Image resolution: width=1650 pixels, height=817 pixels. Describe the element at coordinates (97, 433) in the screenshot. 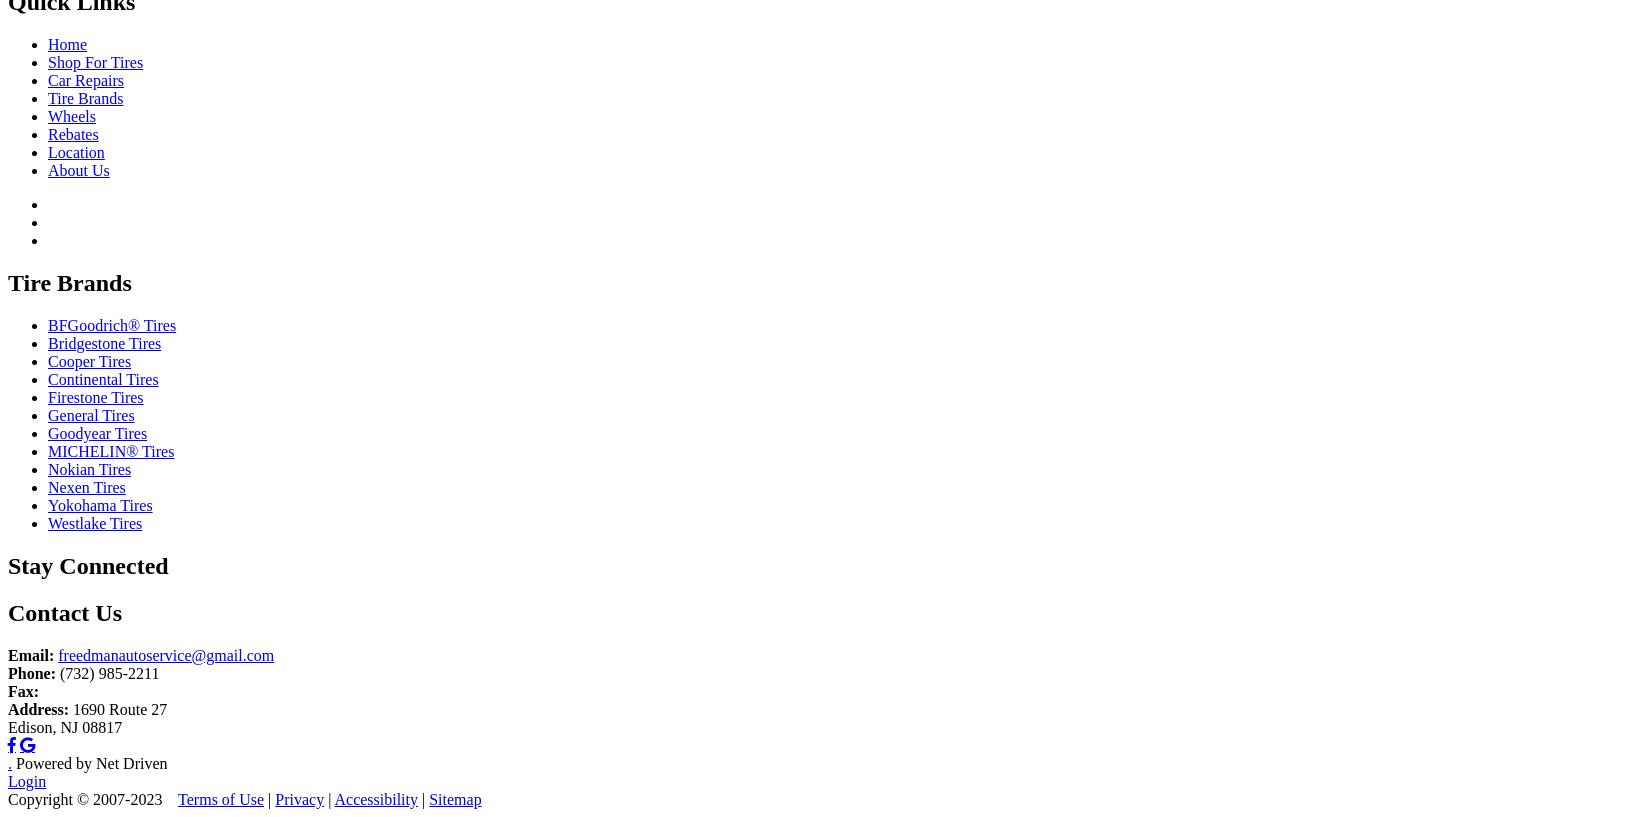

I see `'Goodyear Tires'` at that location.